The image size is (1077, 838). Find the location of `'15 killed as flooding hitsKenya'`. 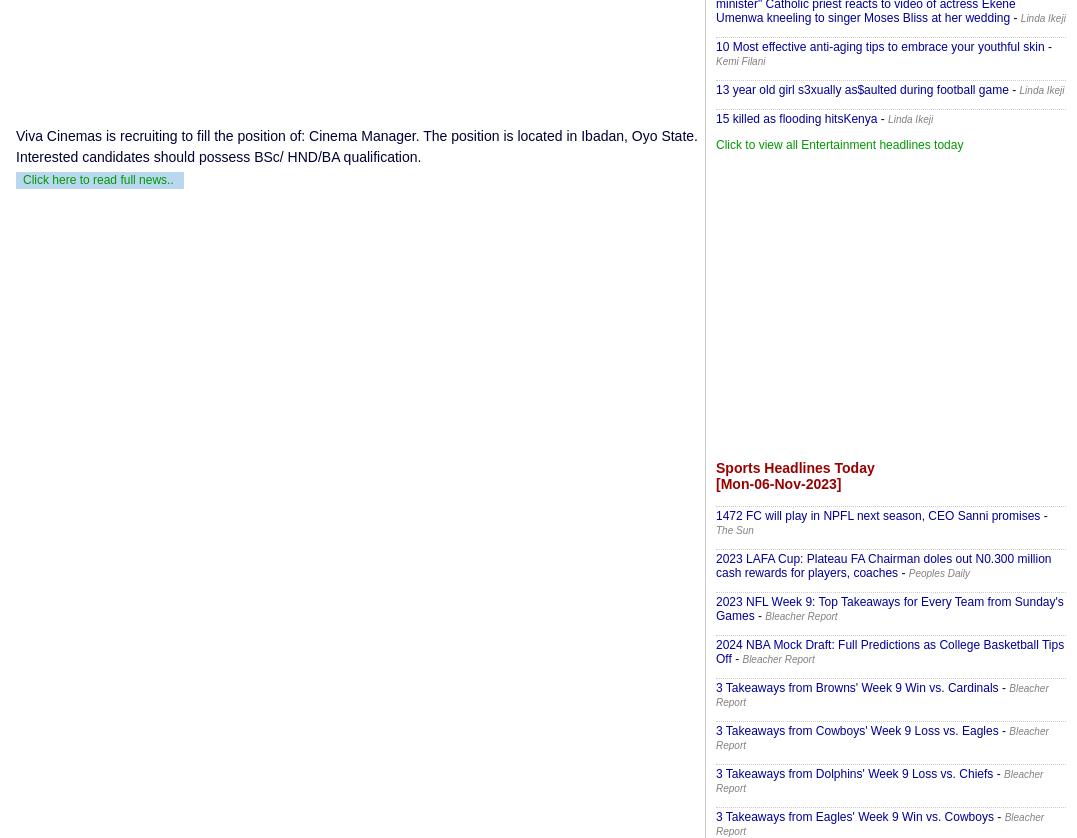

'15 killed as flooding hitsKenya' is located at coordinates (796, 118).